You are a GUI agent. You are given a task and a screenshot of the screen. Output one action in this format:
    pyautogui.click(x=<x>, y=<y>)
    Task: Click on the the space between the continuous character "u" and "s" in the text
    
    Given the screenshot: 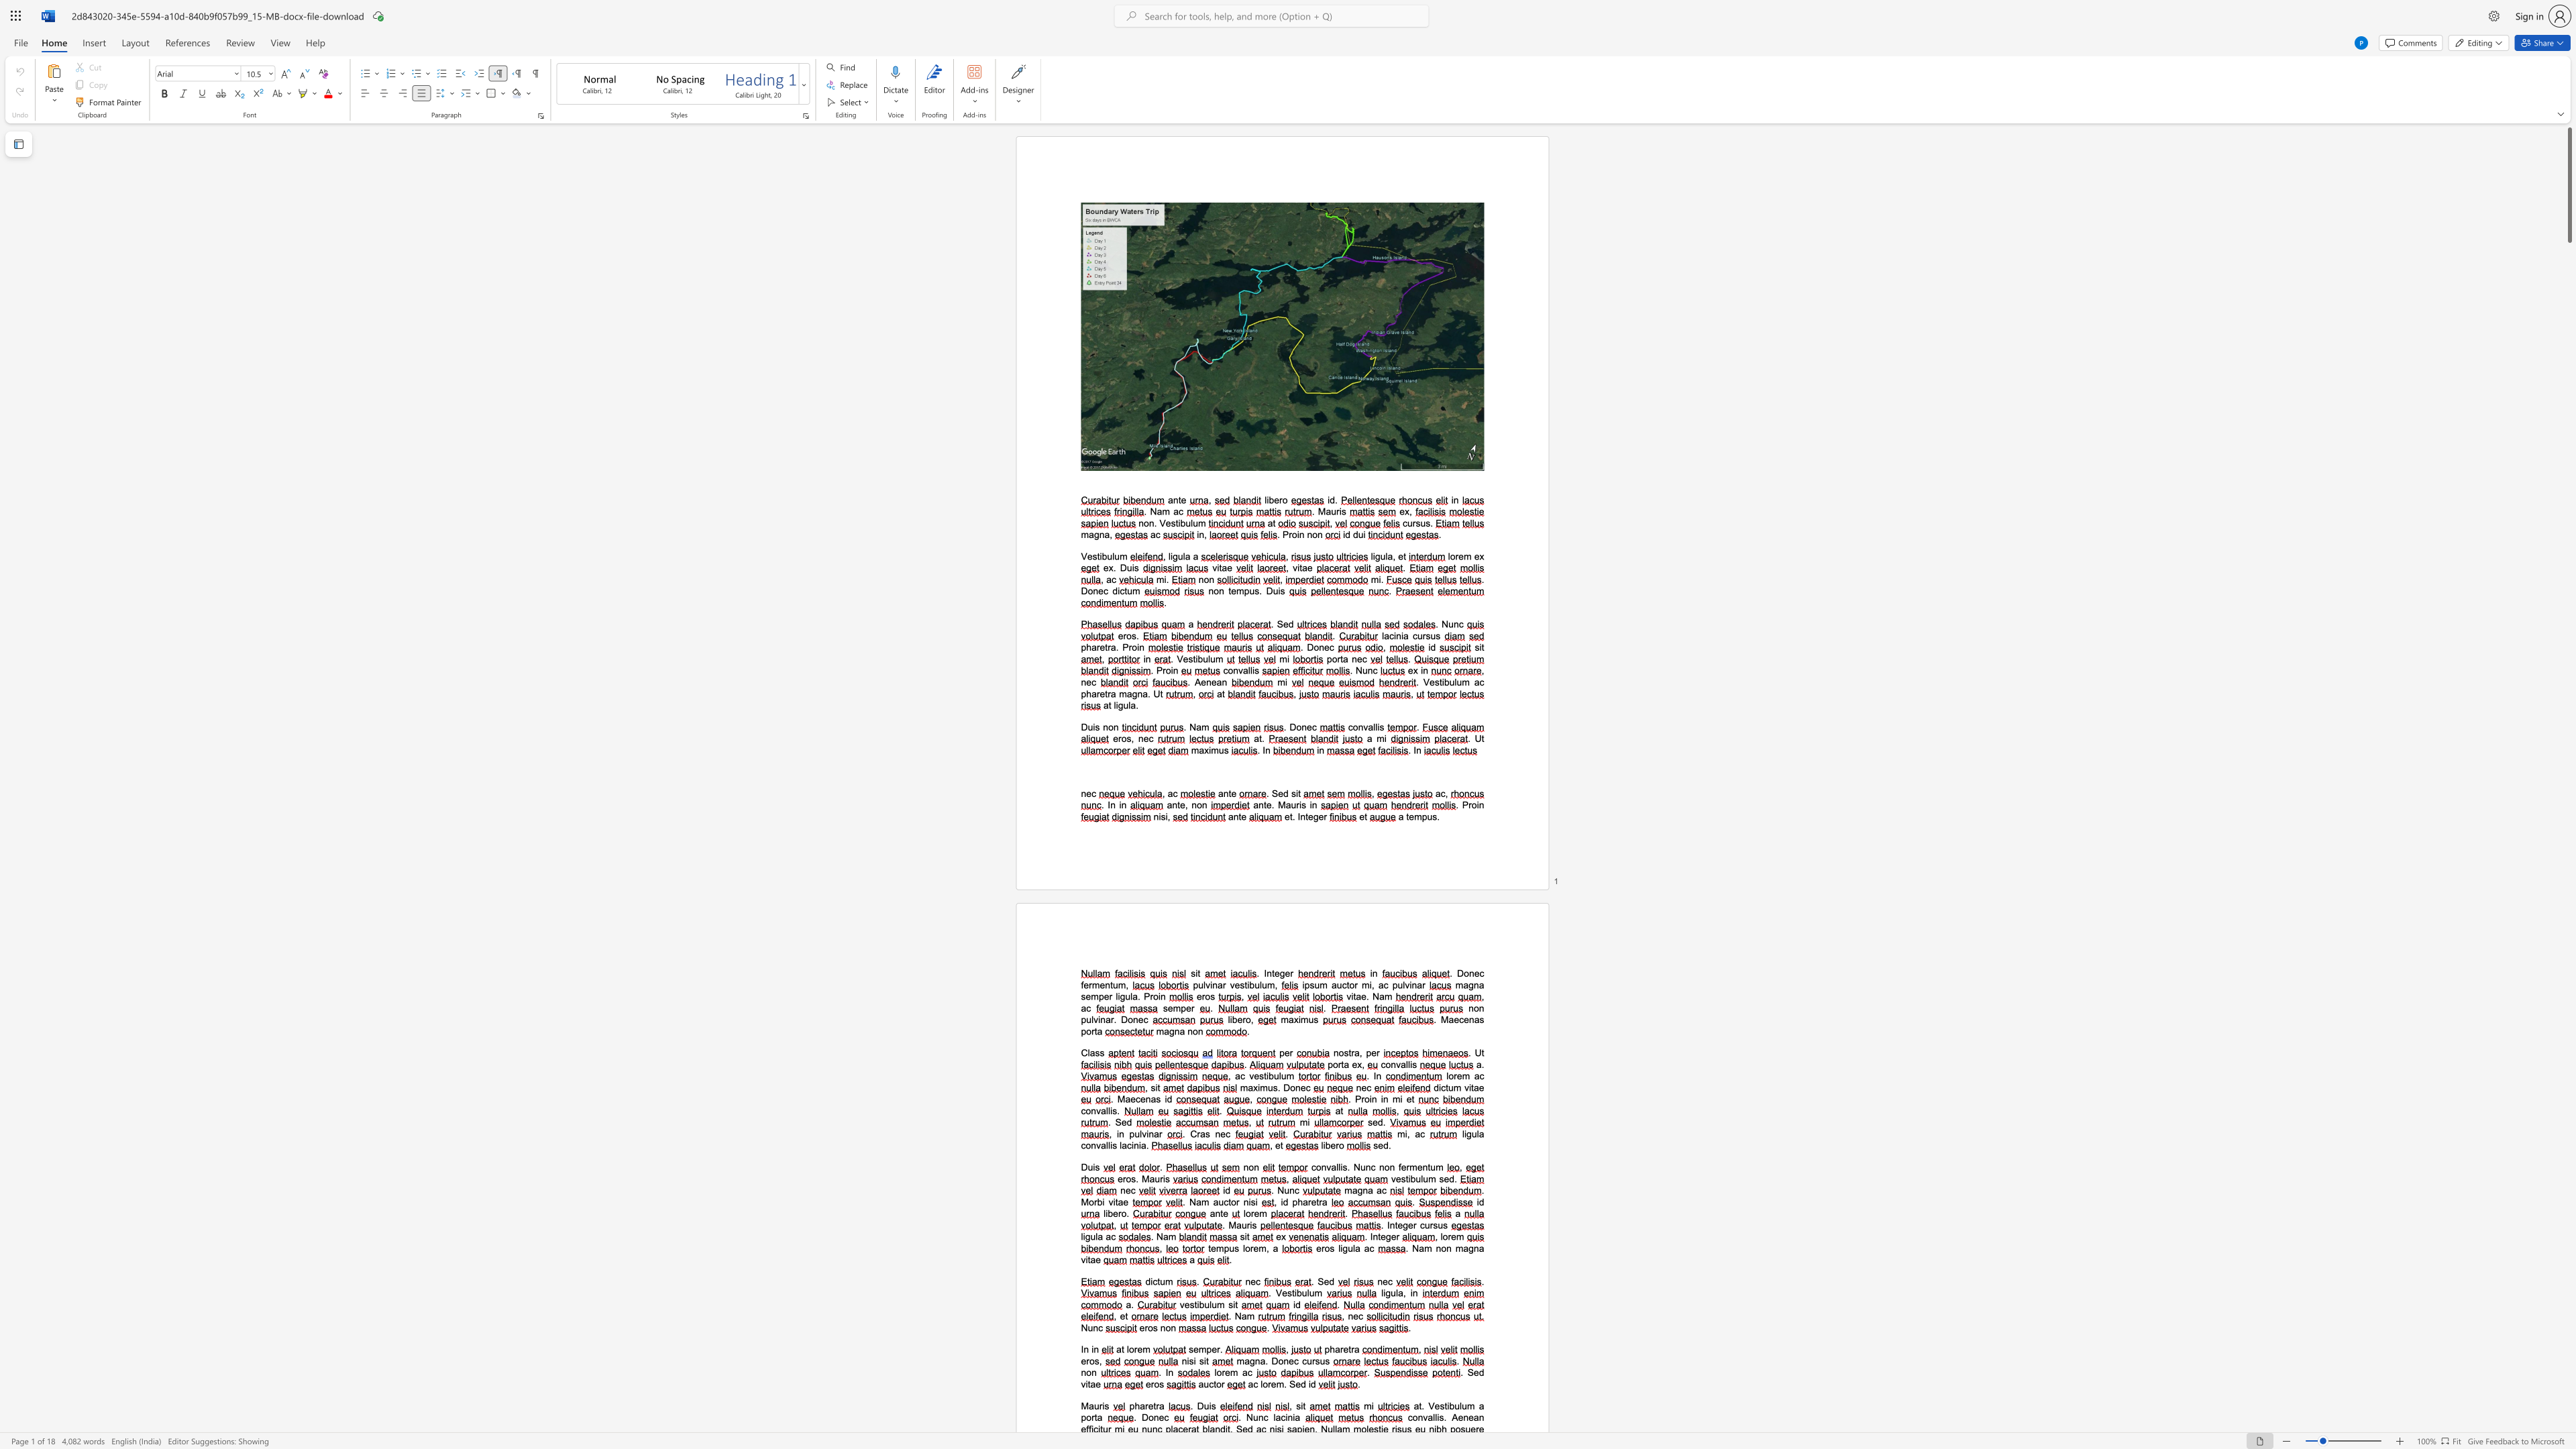 What is the action you would take?
    pyautogui.click(x=1253, y=590)
    